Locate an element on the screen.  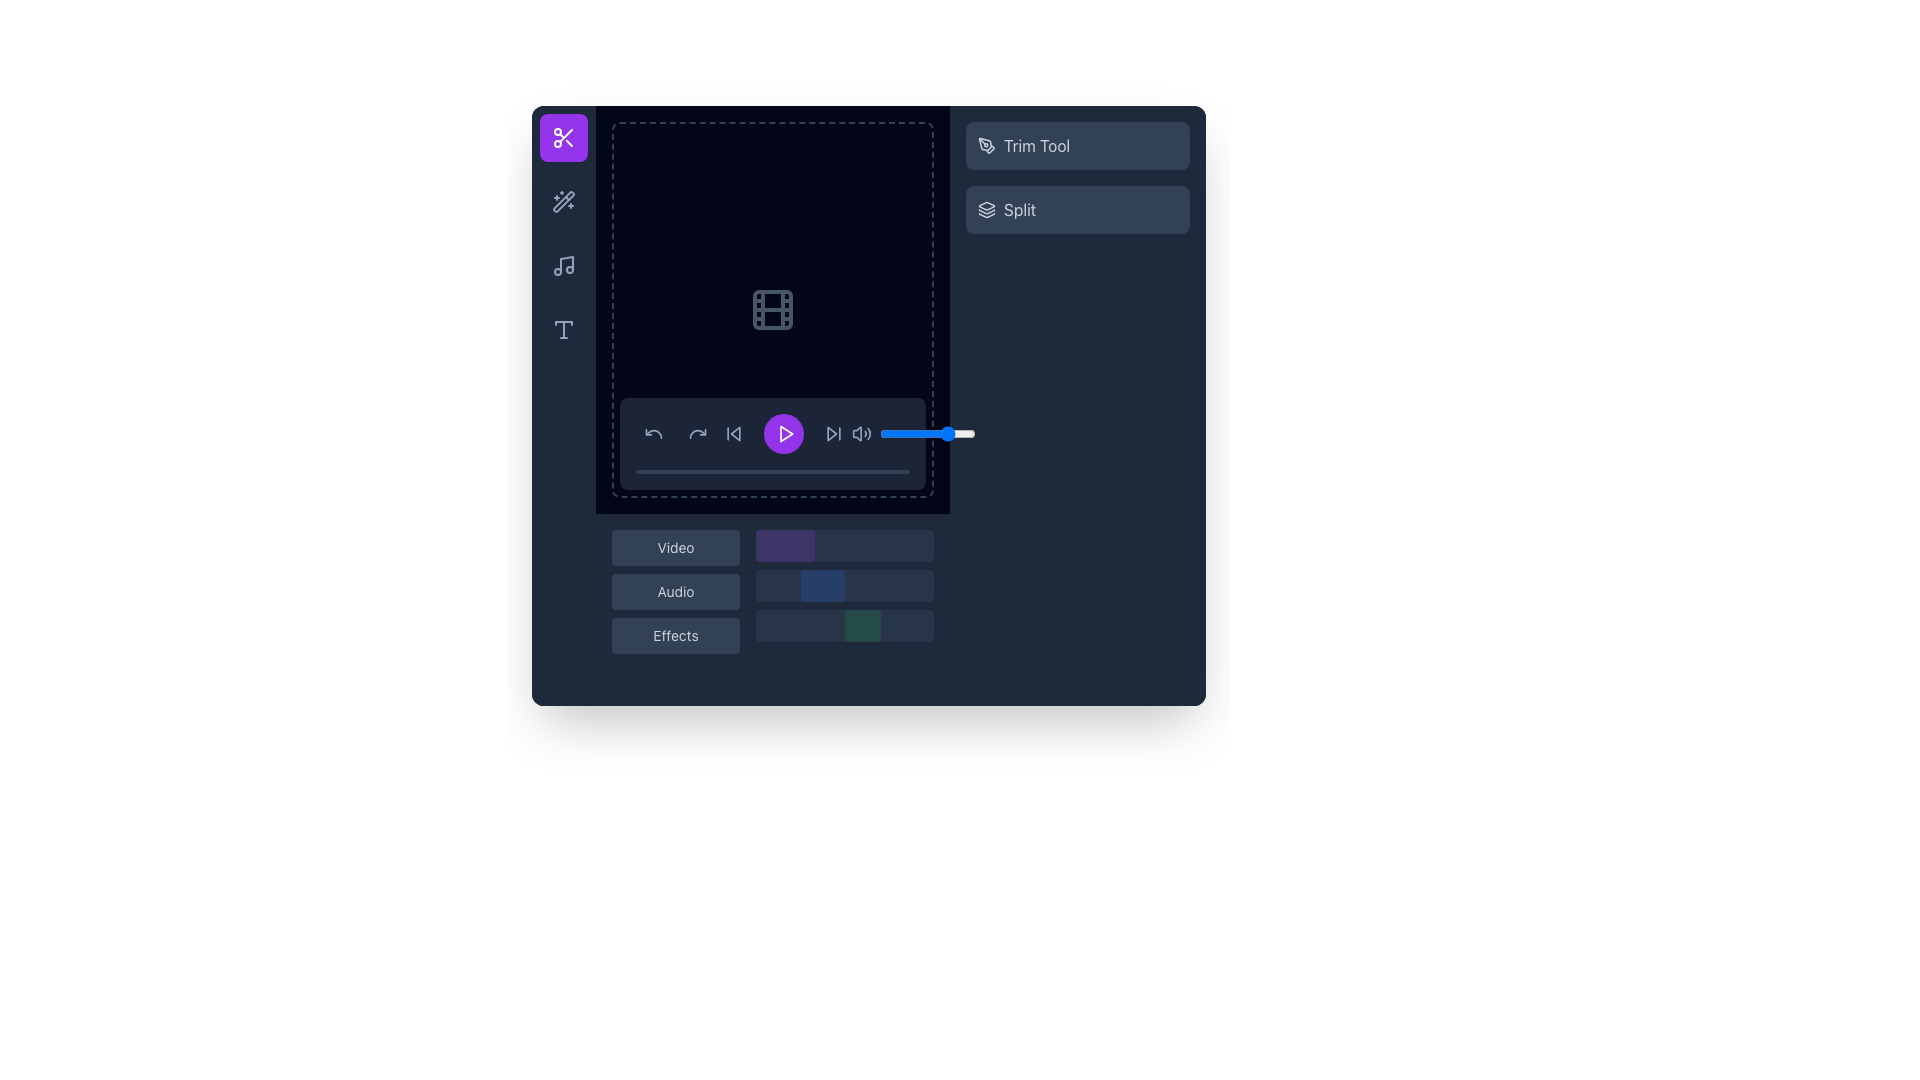
the text tool icon, which is the second option in the vertical stack of icons on the left sidebar is located at coordinates (563, 329).